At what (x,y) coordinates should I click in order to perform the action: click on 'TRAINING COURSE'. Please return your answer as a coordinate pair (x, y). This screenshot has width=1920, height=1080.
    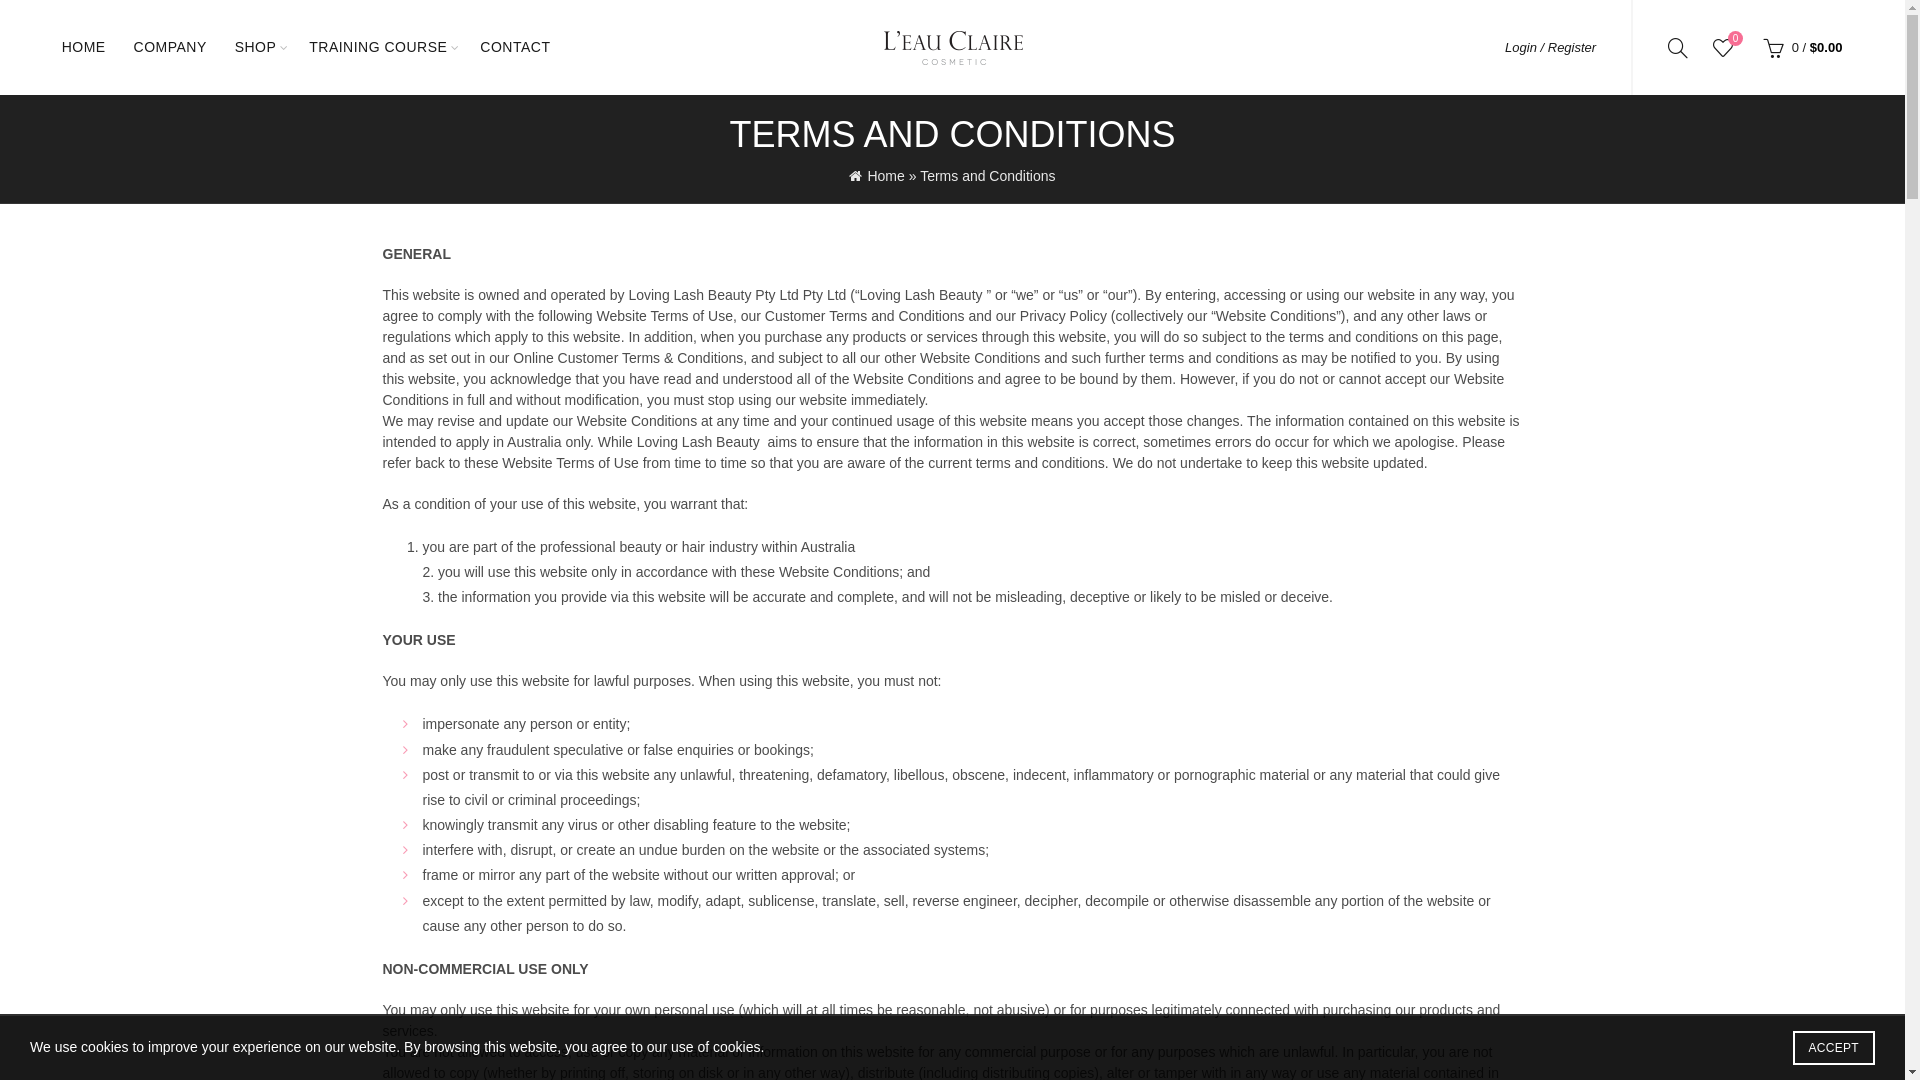
    Looking at the image, I should click on (295, 46).